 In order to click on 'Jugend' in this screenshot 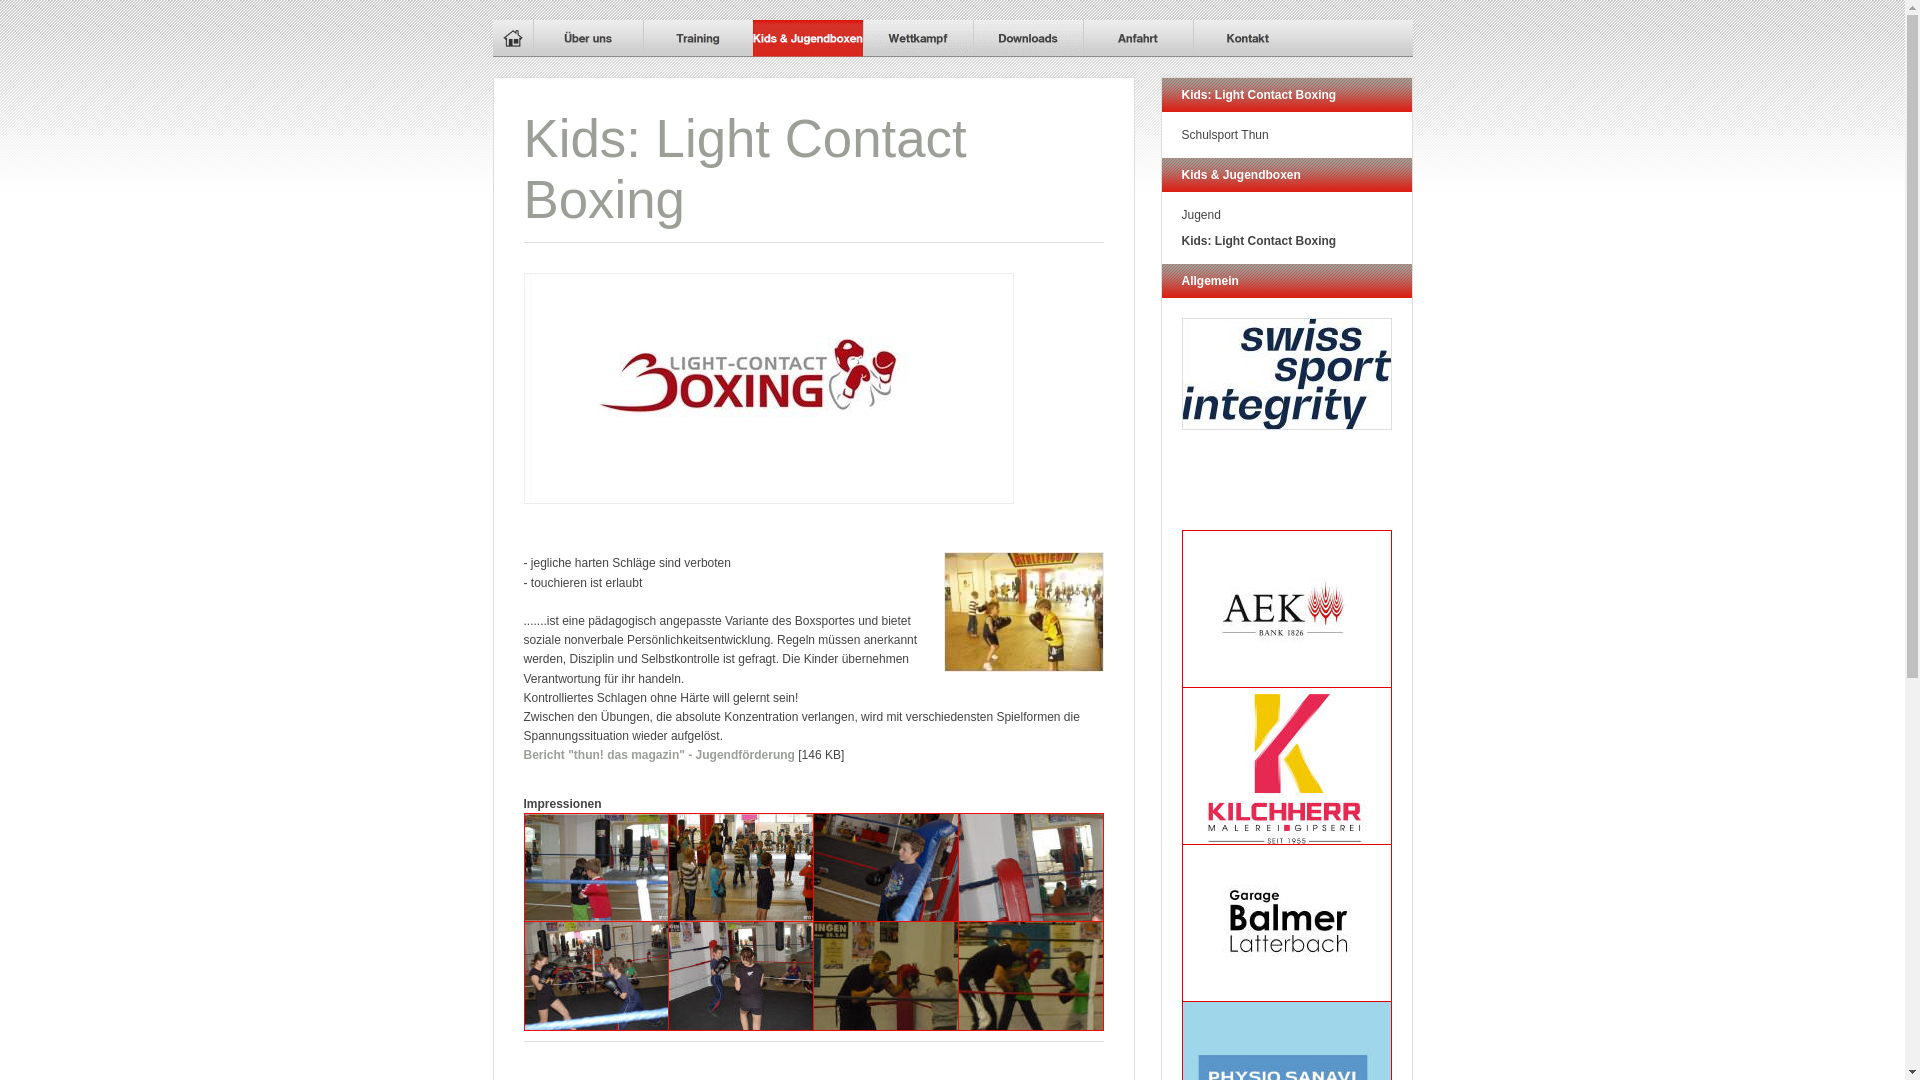, I will do `click(1286, 215)`.